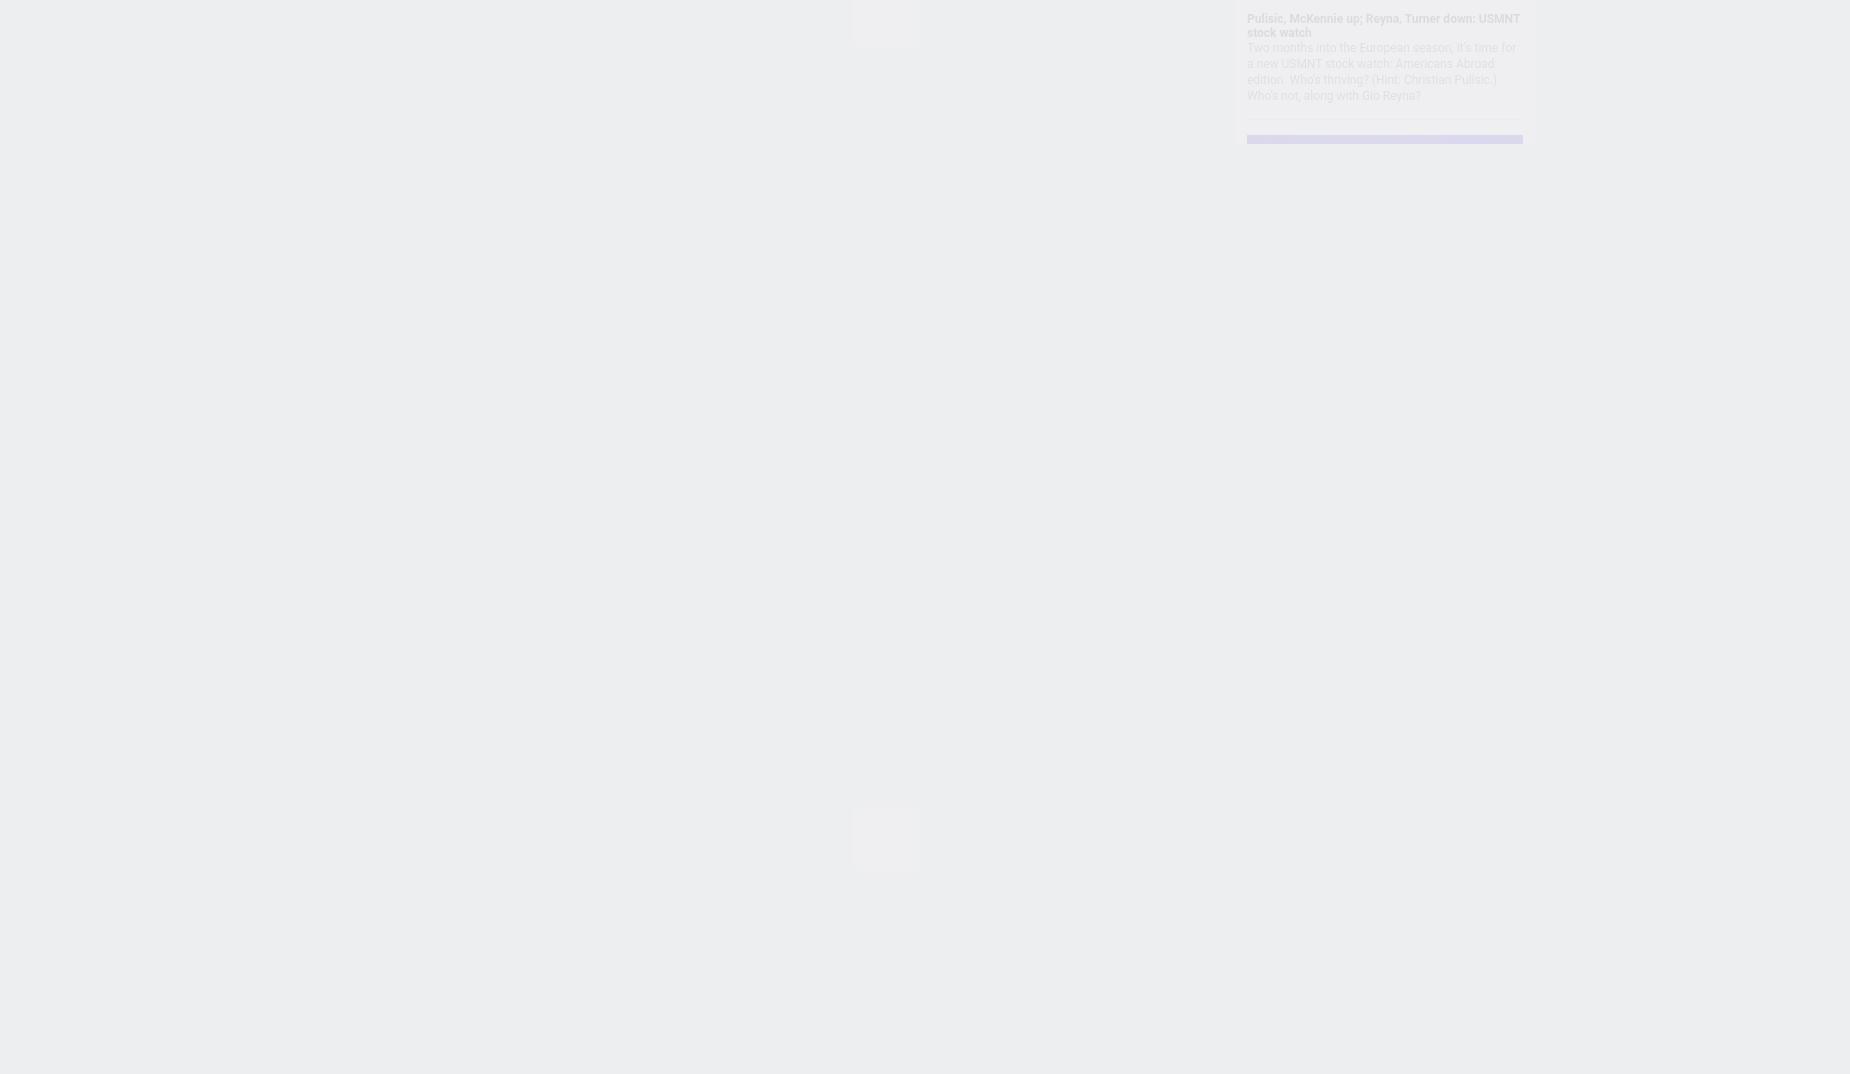 This screenshot has height=1074, width=1850. I want to click on 'From Ten Hag to ownership: Man United's biggest issues', so click(786, 605).